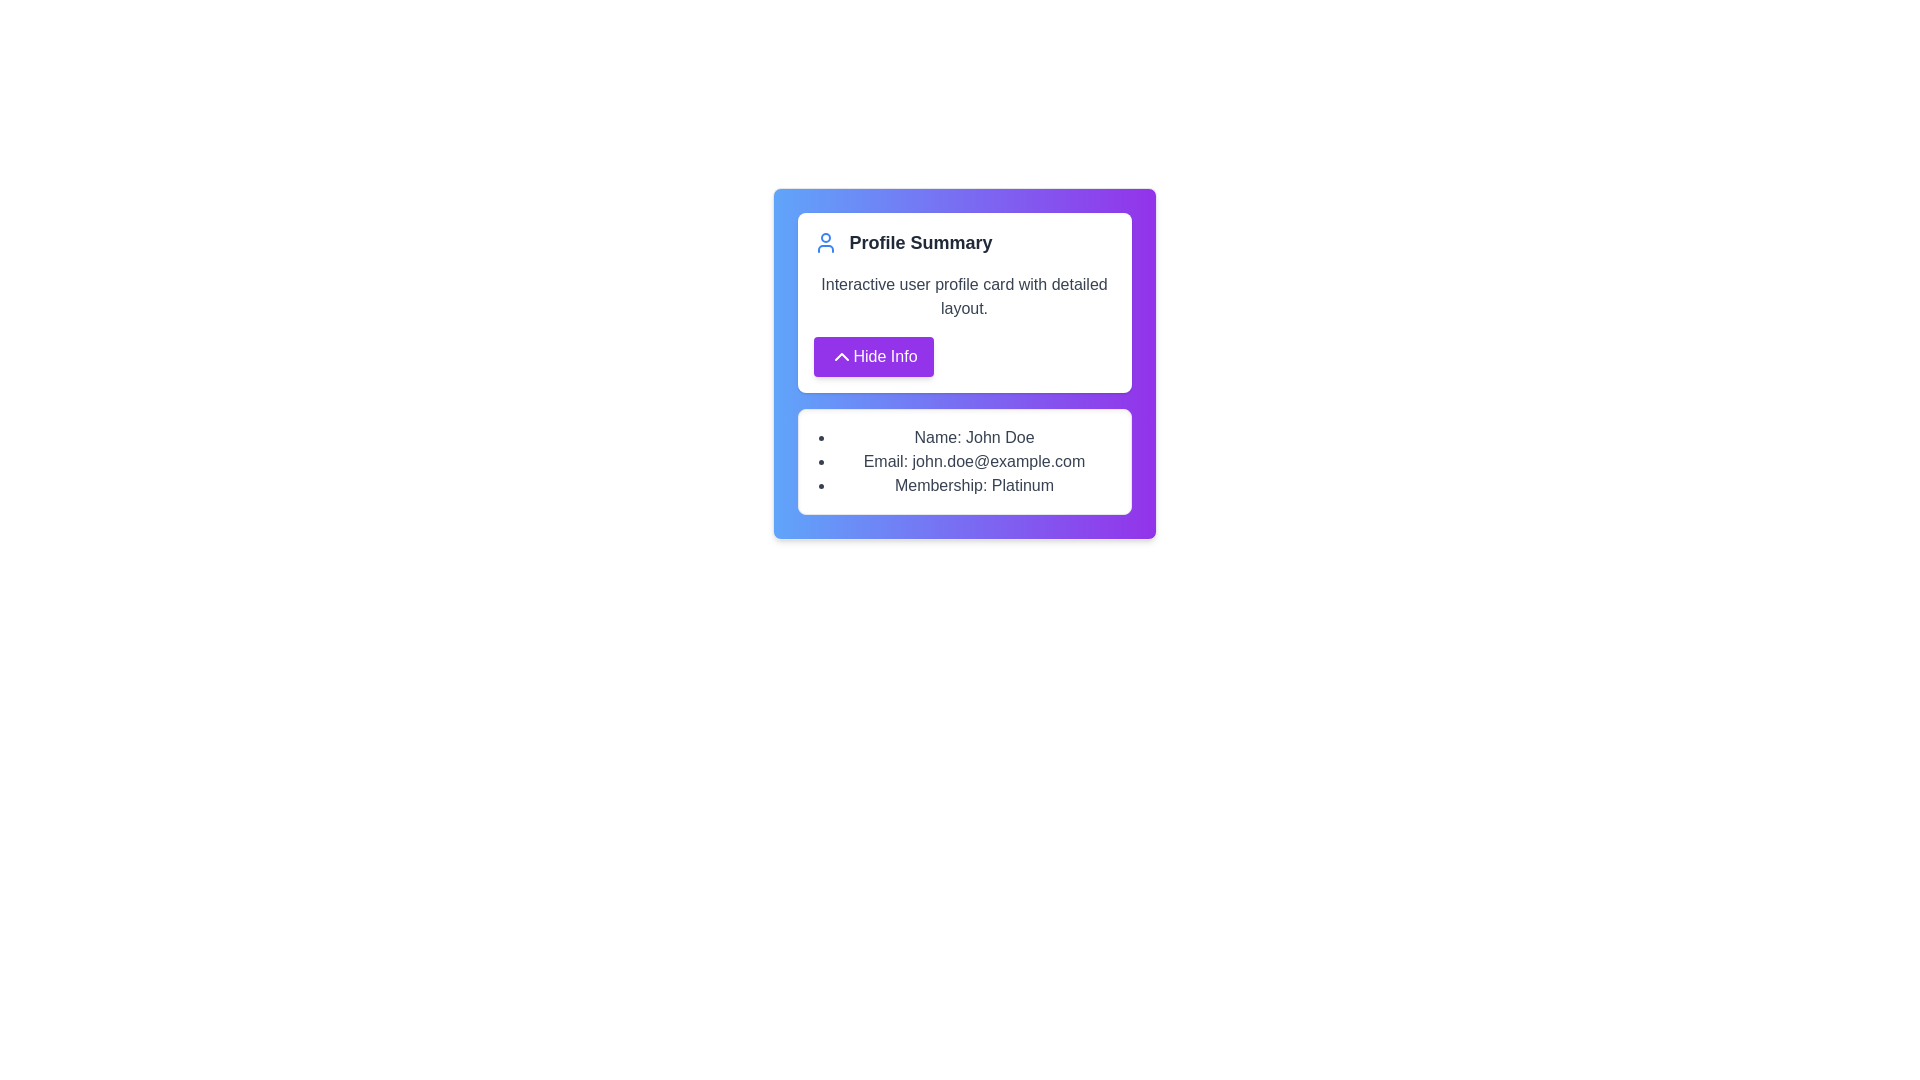 This screenshot has height=1080, width=1920. I want to click on text label of the button that hides additional user information, located at the center-right side of the button below the 'Profile Summary' heading, so click(884, 356).